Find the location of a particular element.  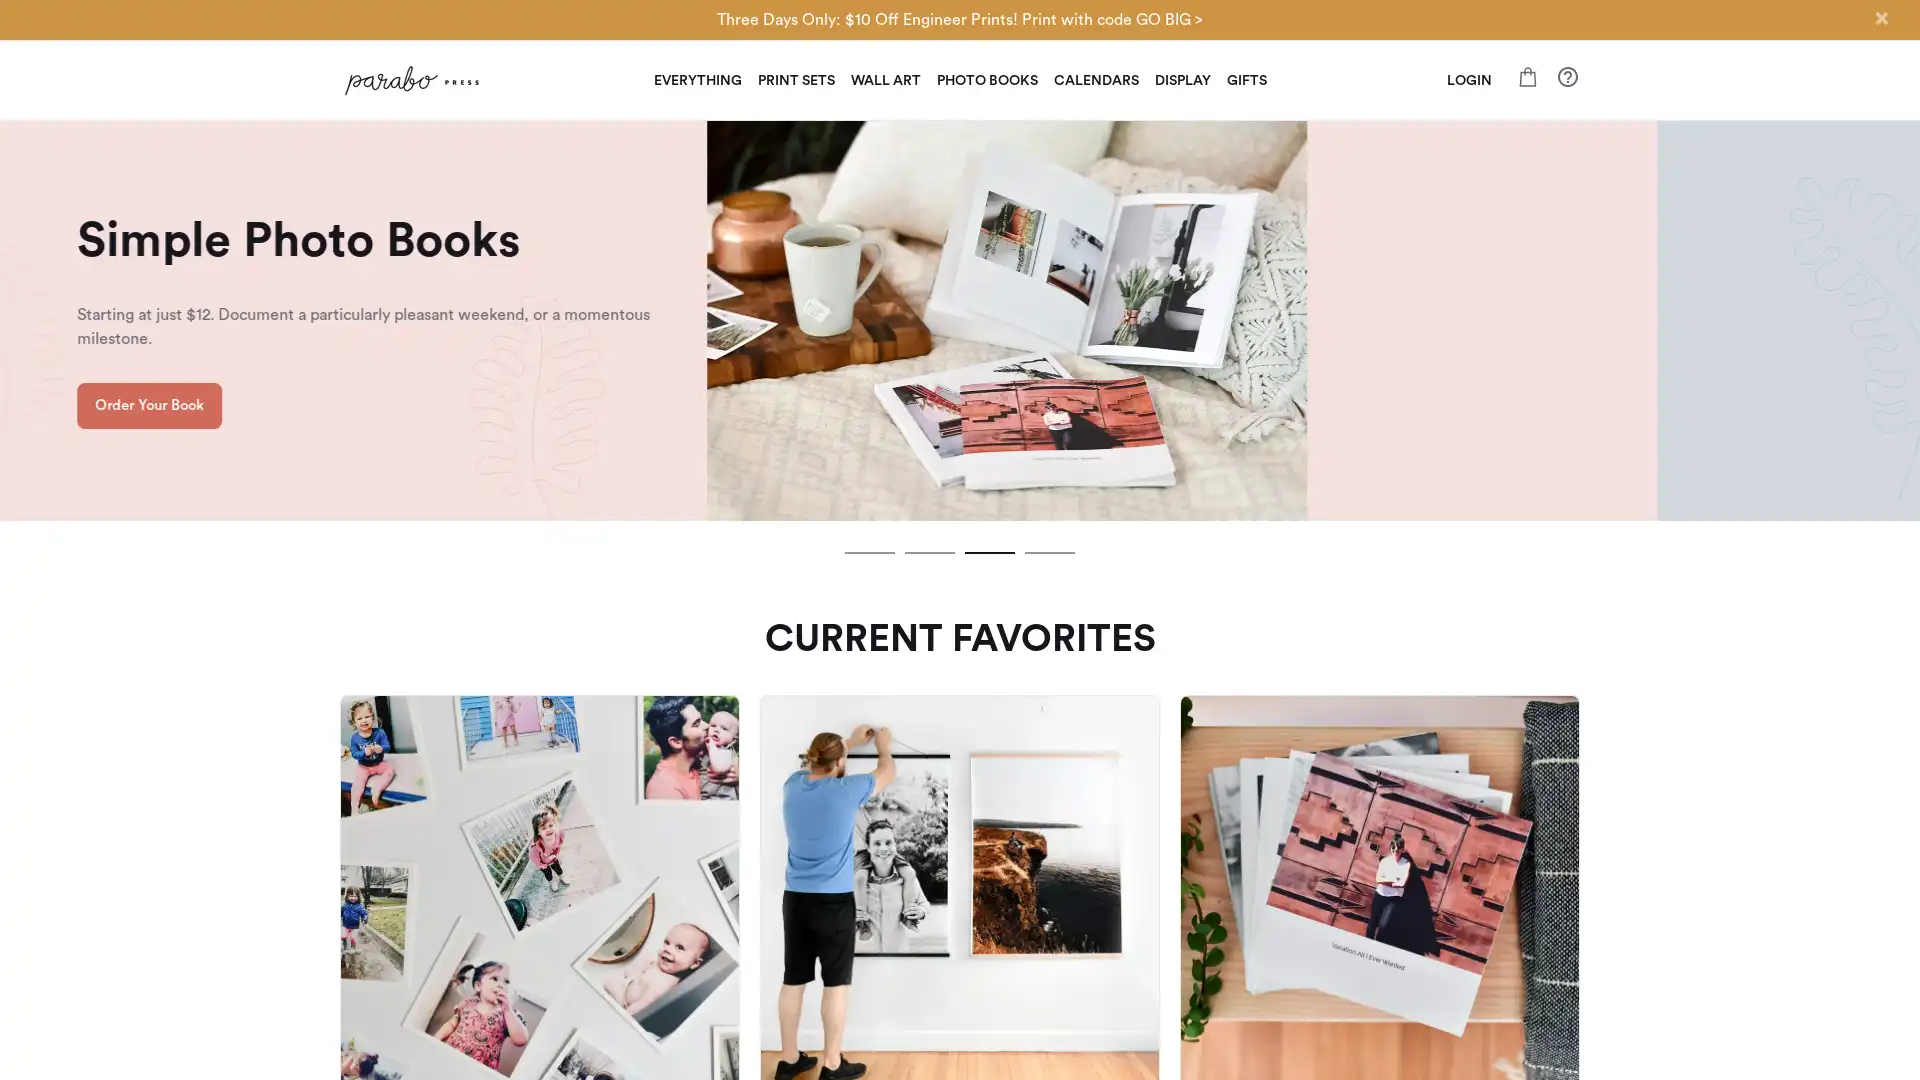

subscribe is located at coordinates (1098, 770).